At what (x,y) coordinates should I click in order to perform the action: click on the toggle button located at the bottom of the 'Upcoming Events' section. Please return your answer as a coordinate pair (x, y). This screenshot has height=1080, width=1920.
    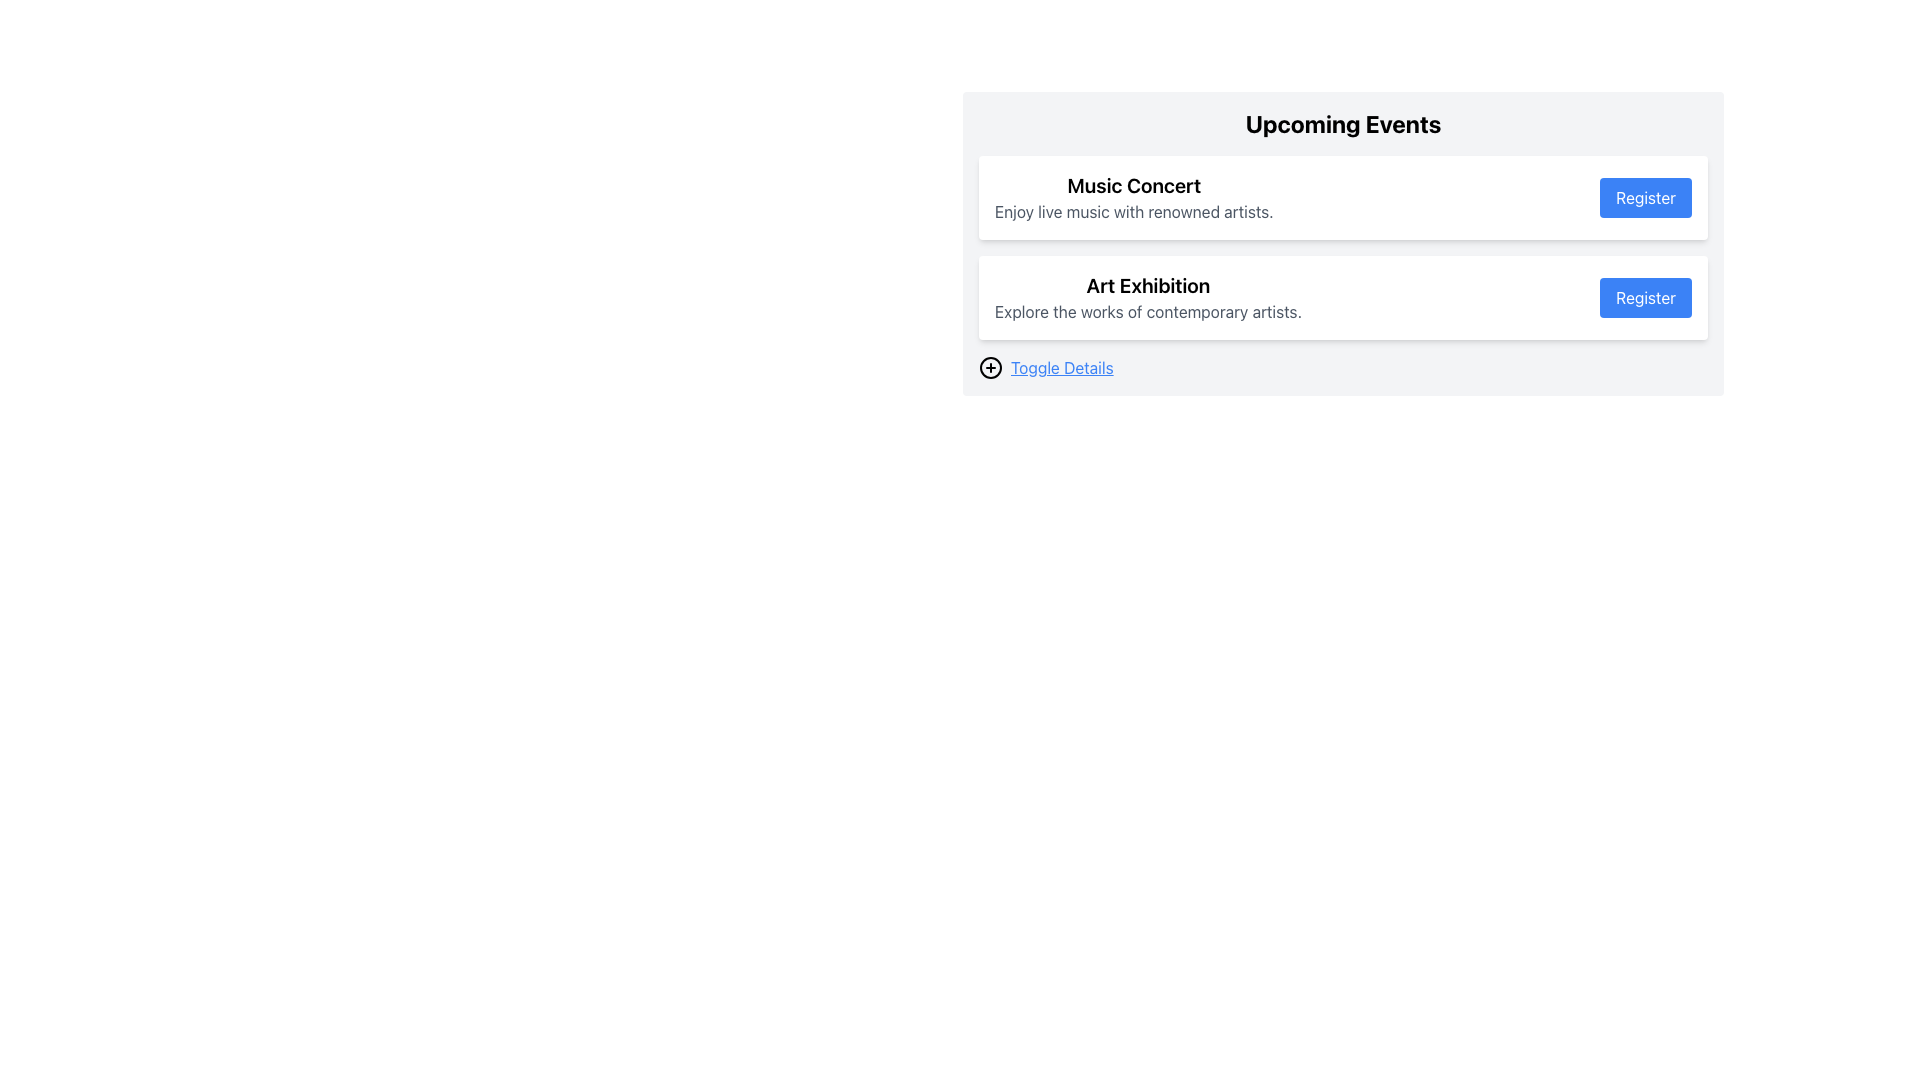
    Looking at the image, I should click on (1343, 367).